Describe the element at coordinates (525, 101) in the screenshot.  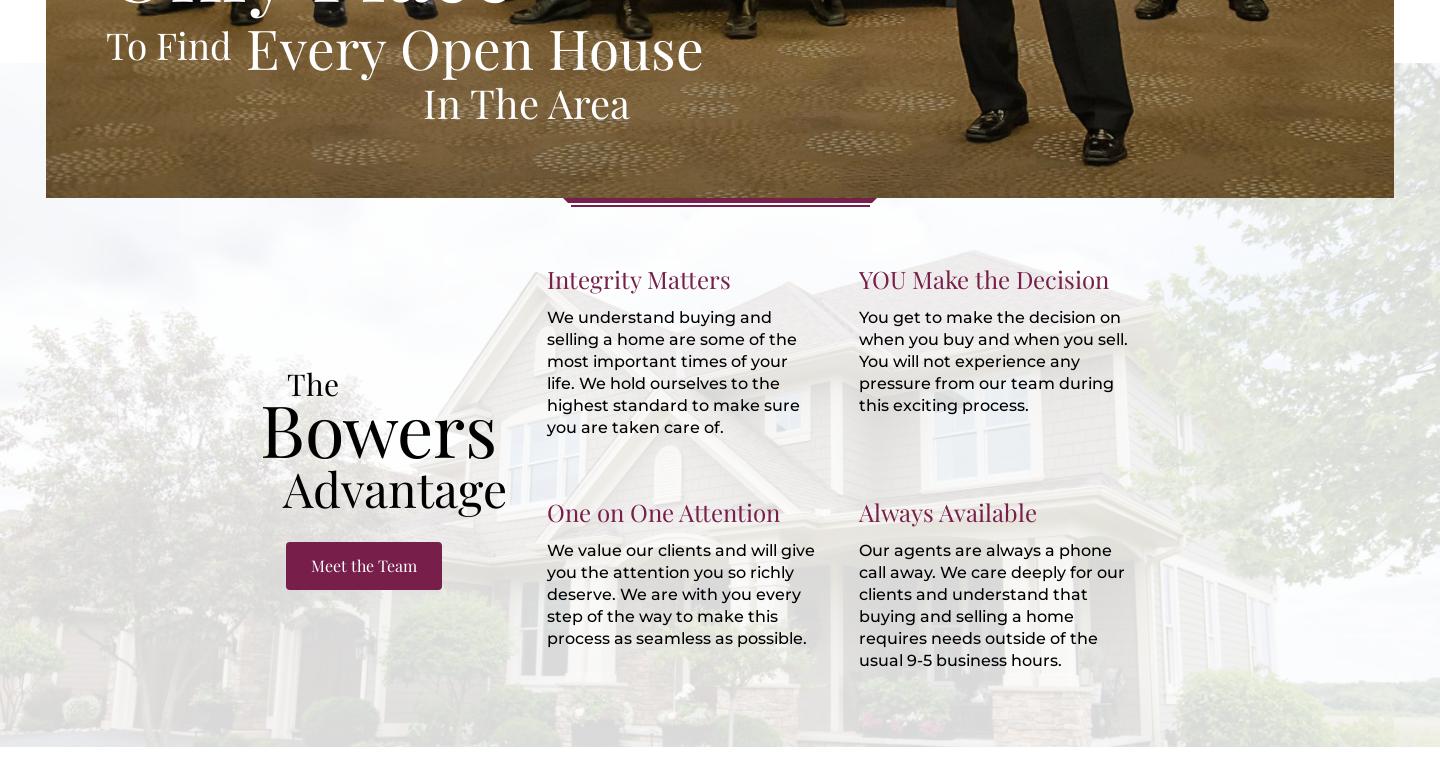
I see `'In The Area'` at that location.